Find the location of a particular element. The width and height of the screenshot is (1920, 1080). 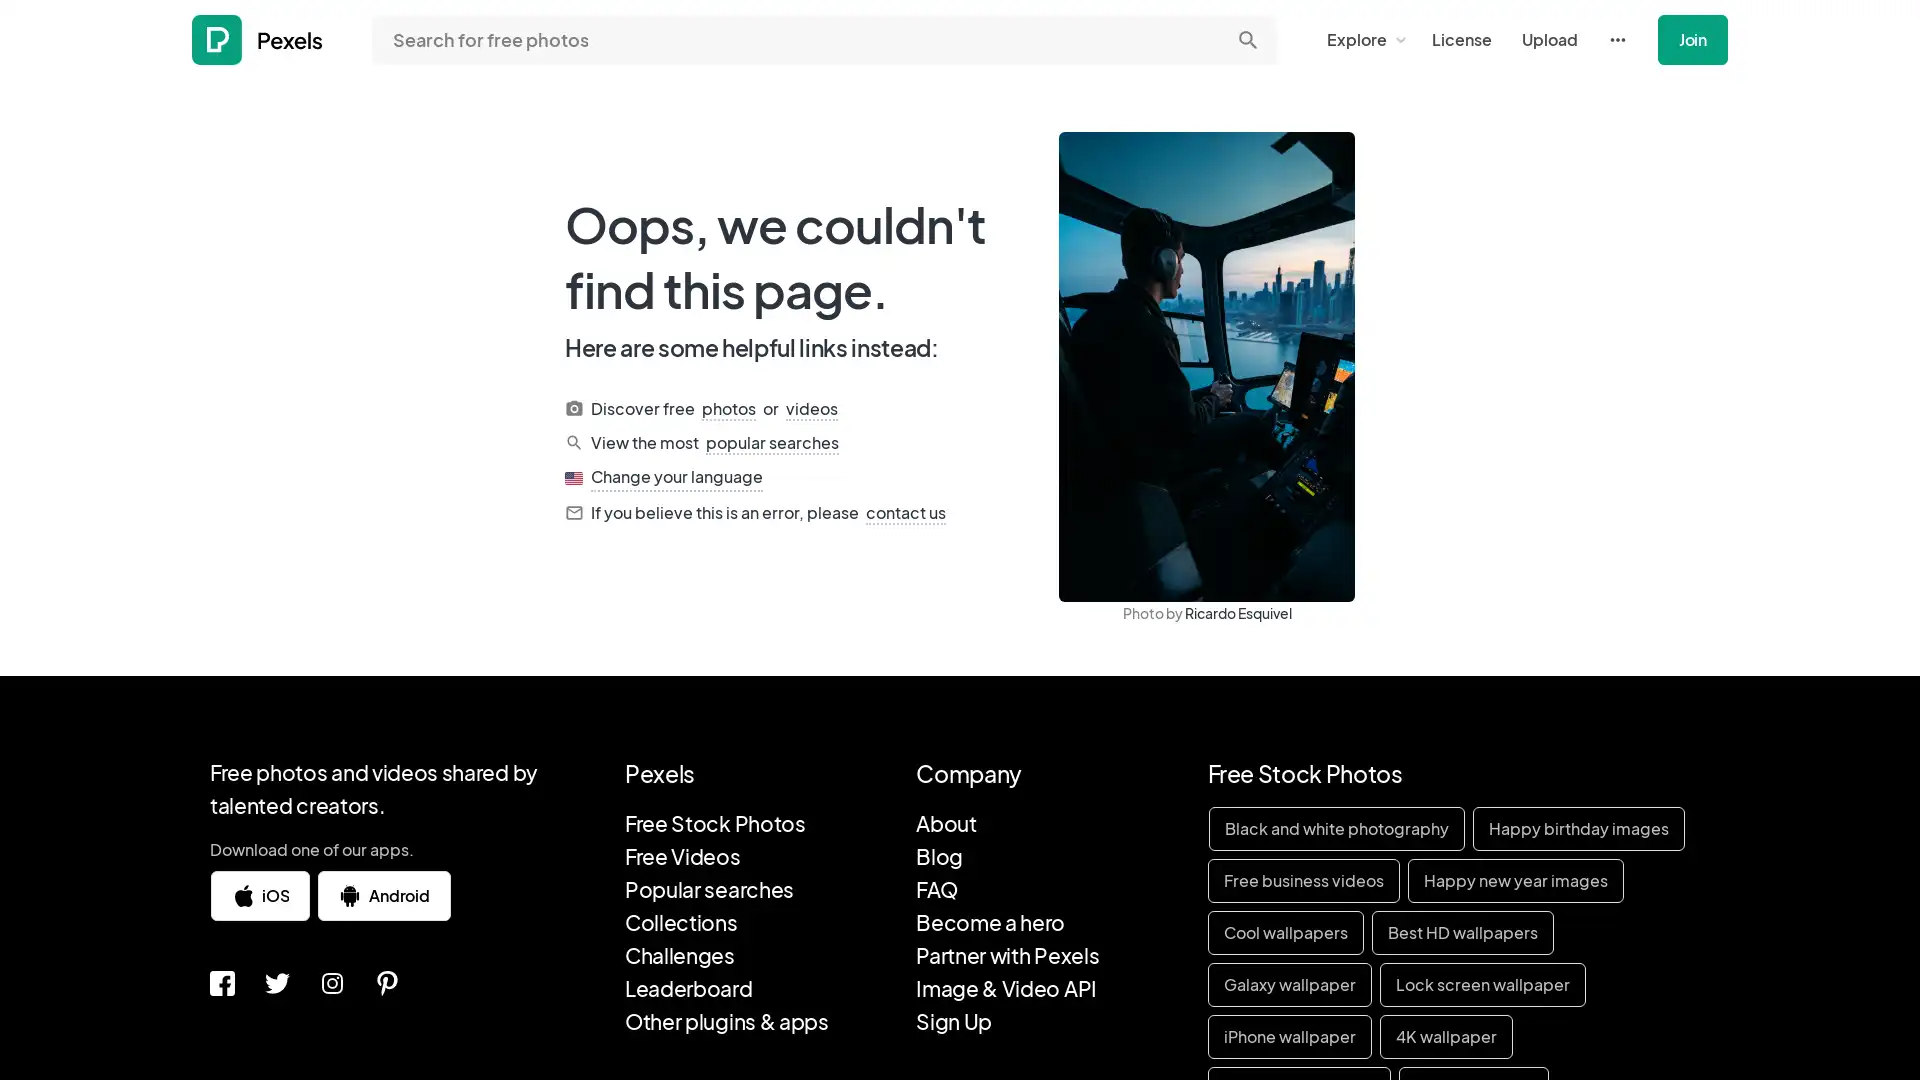

Change your language is located at coordinates (676, 477).